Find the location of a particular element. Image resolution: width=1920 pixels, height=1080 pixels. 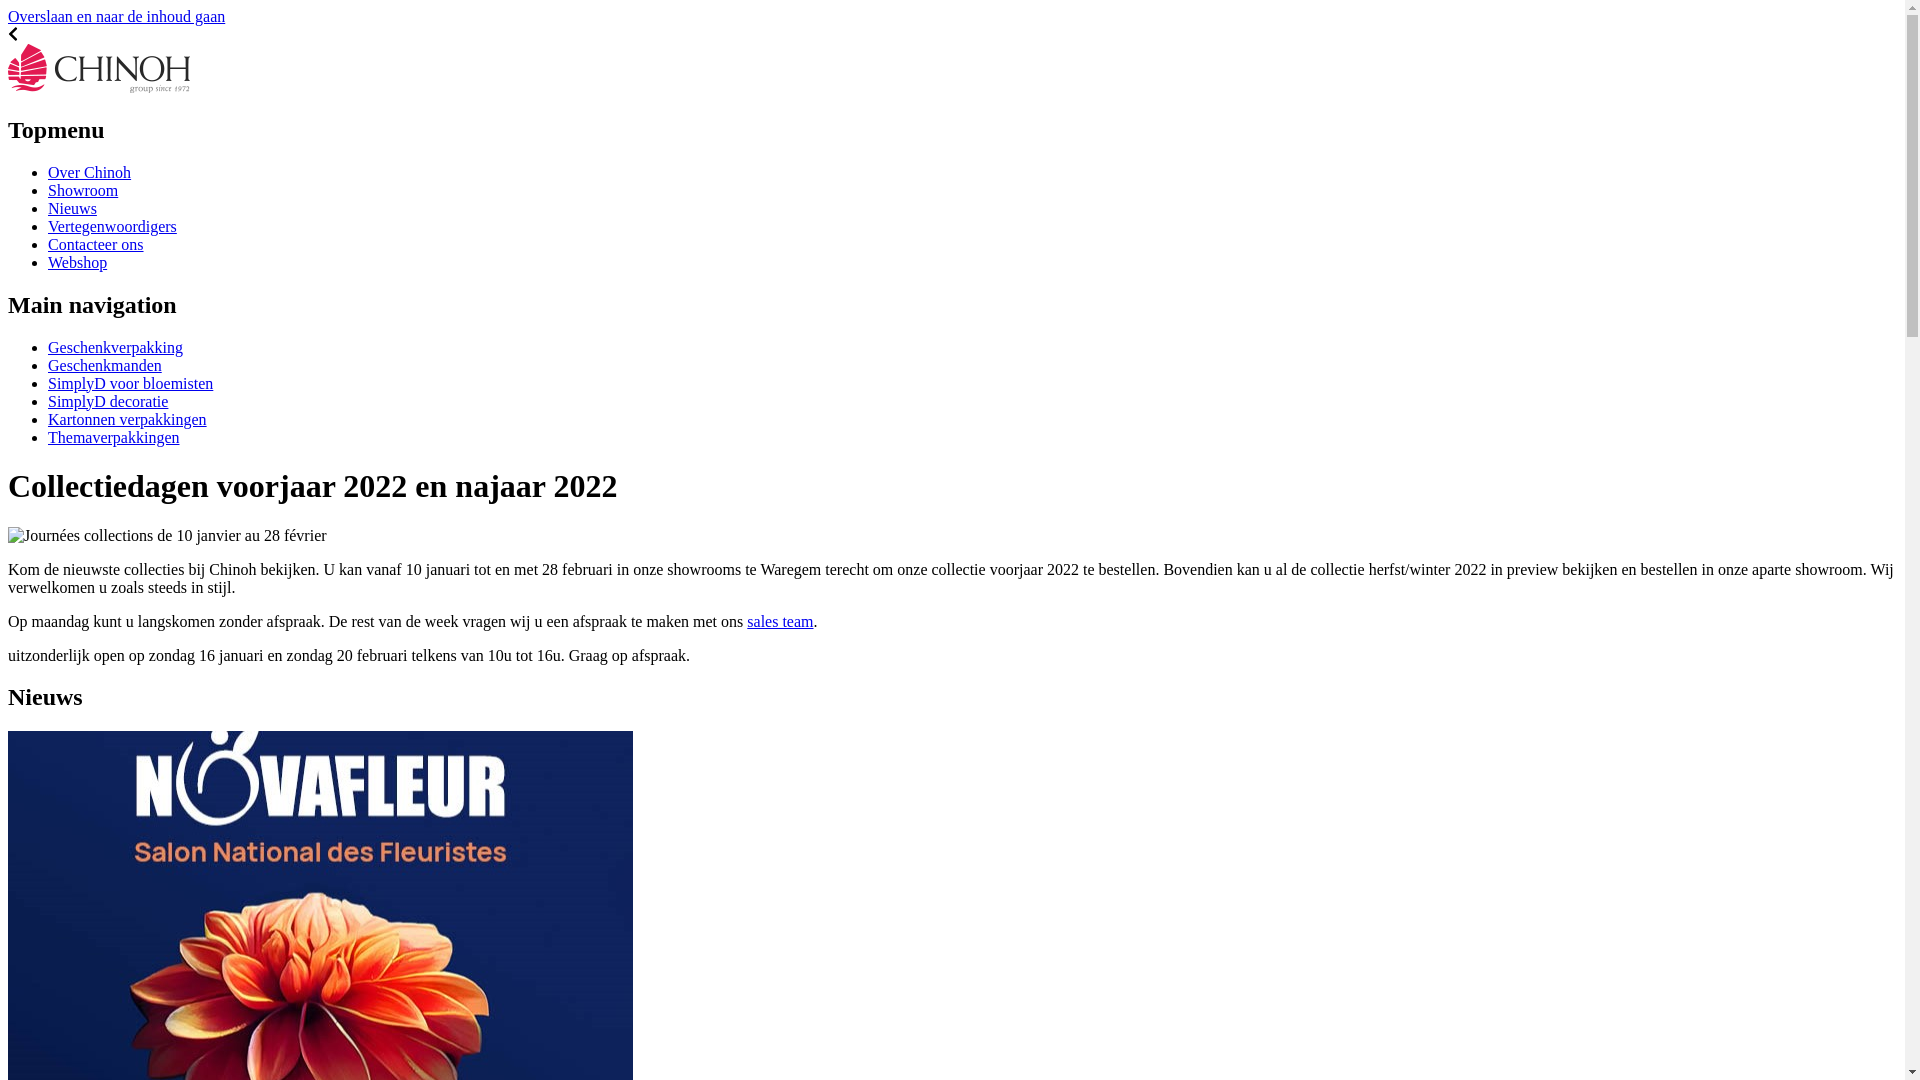

'SimplyD voor bloemisten' is located at coordinates (129, 383).